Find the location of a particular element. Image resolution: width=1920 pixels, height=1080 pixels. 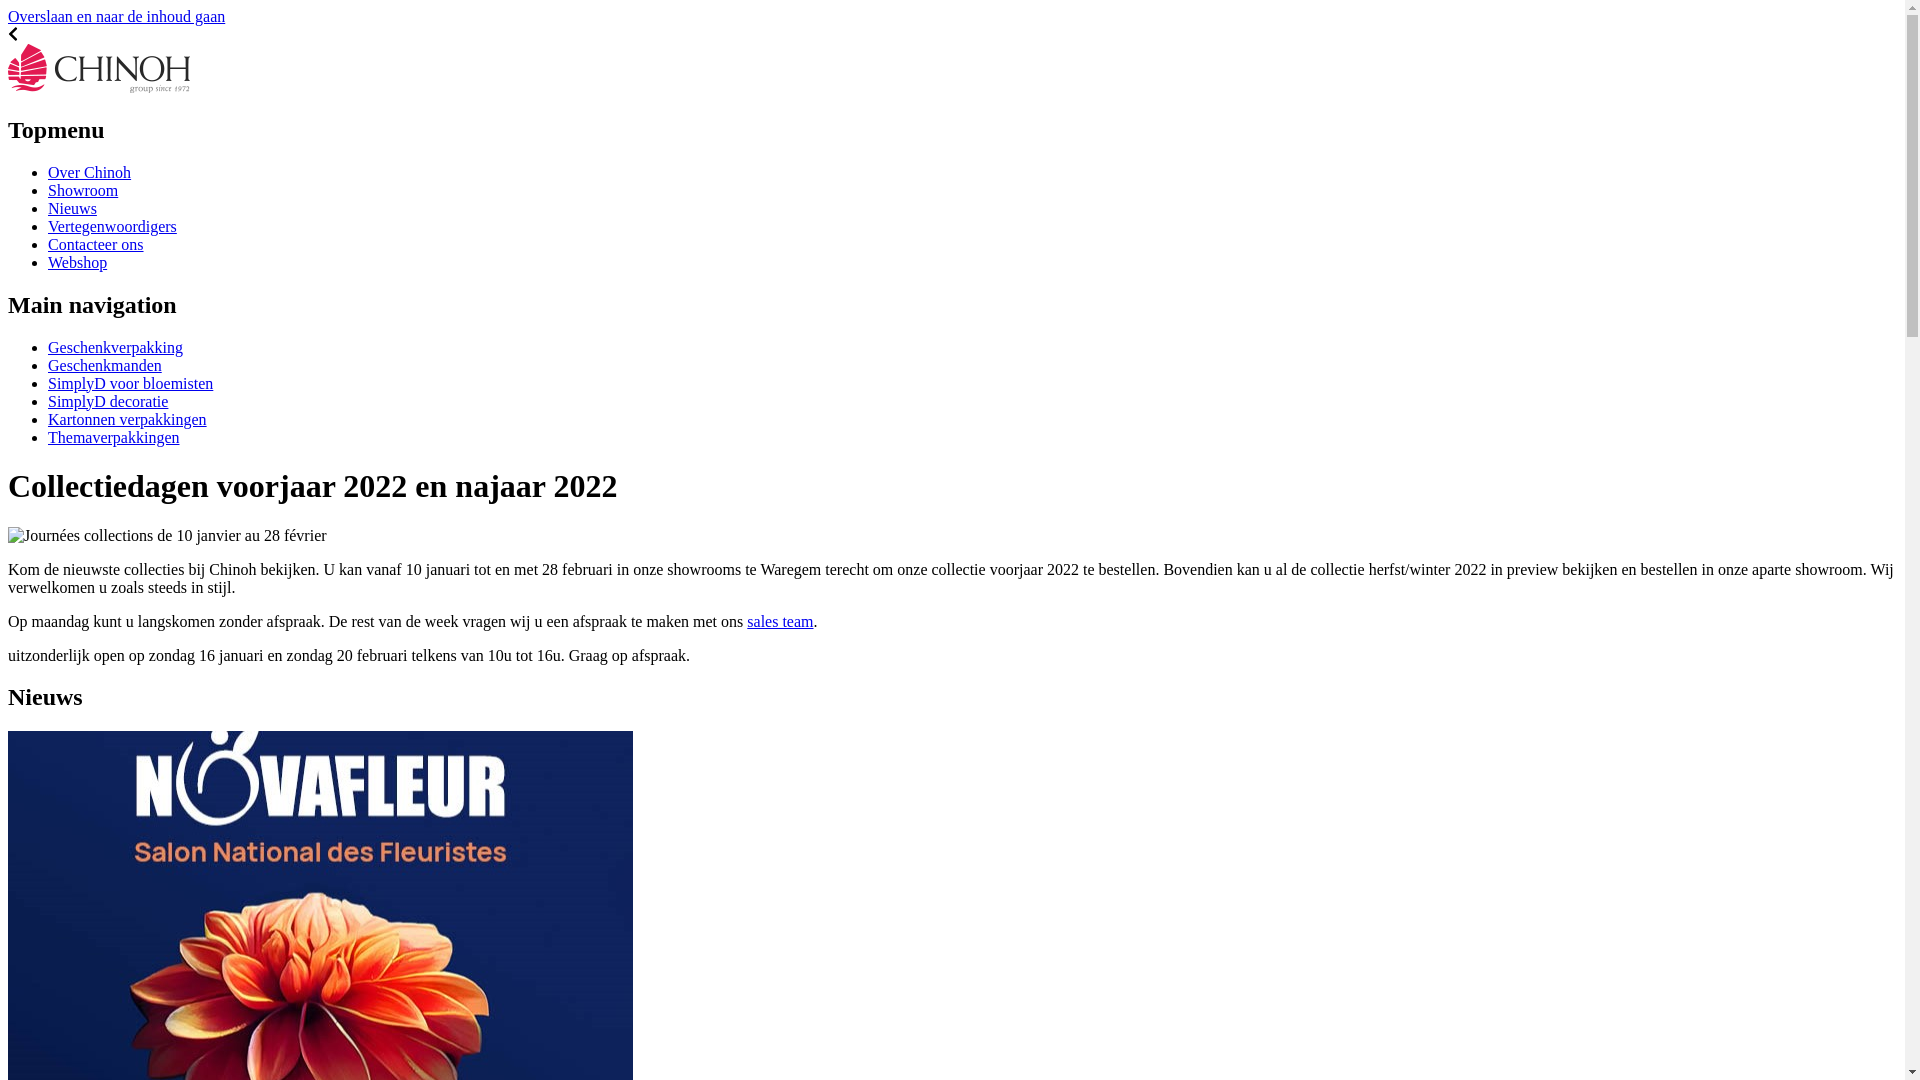

'SimplyD voor bloemisten' is located at coordinates (129, 383).